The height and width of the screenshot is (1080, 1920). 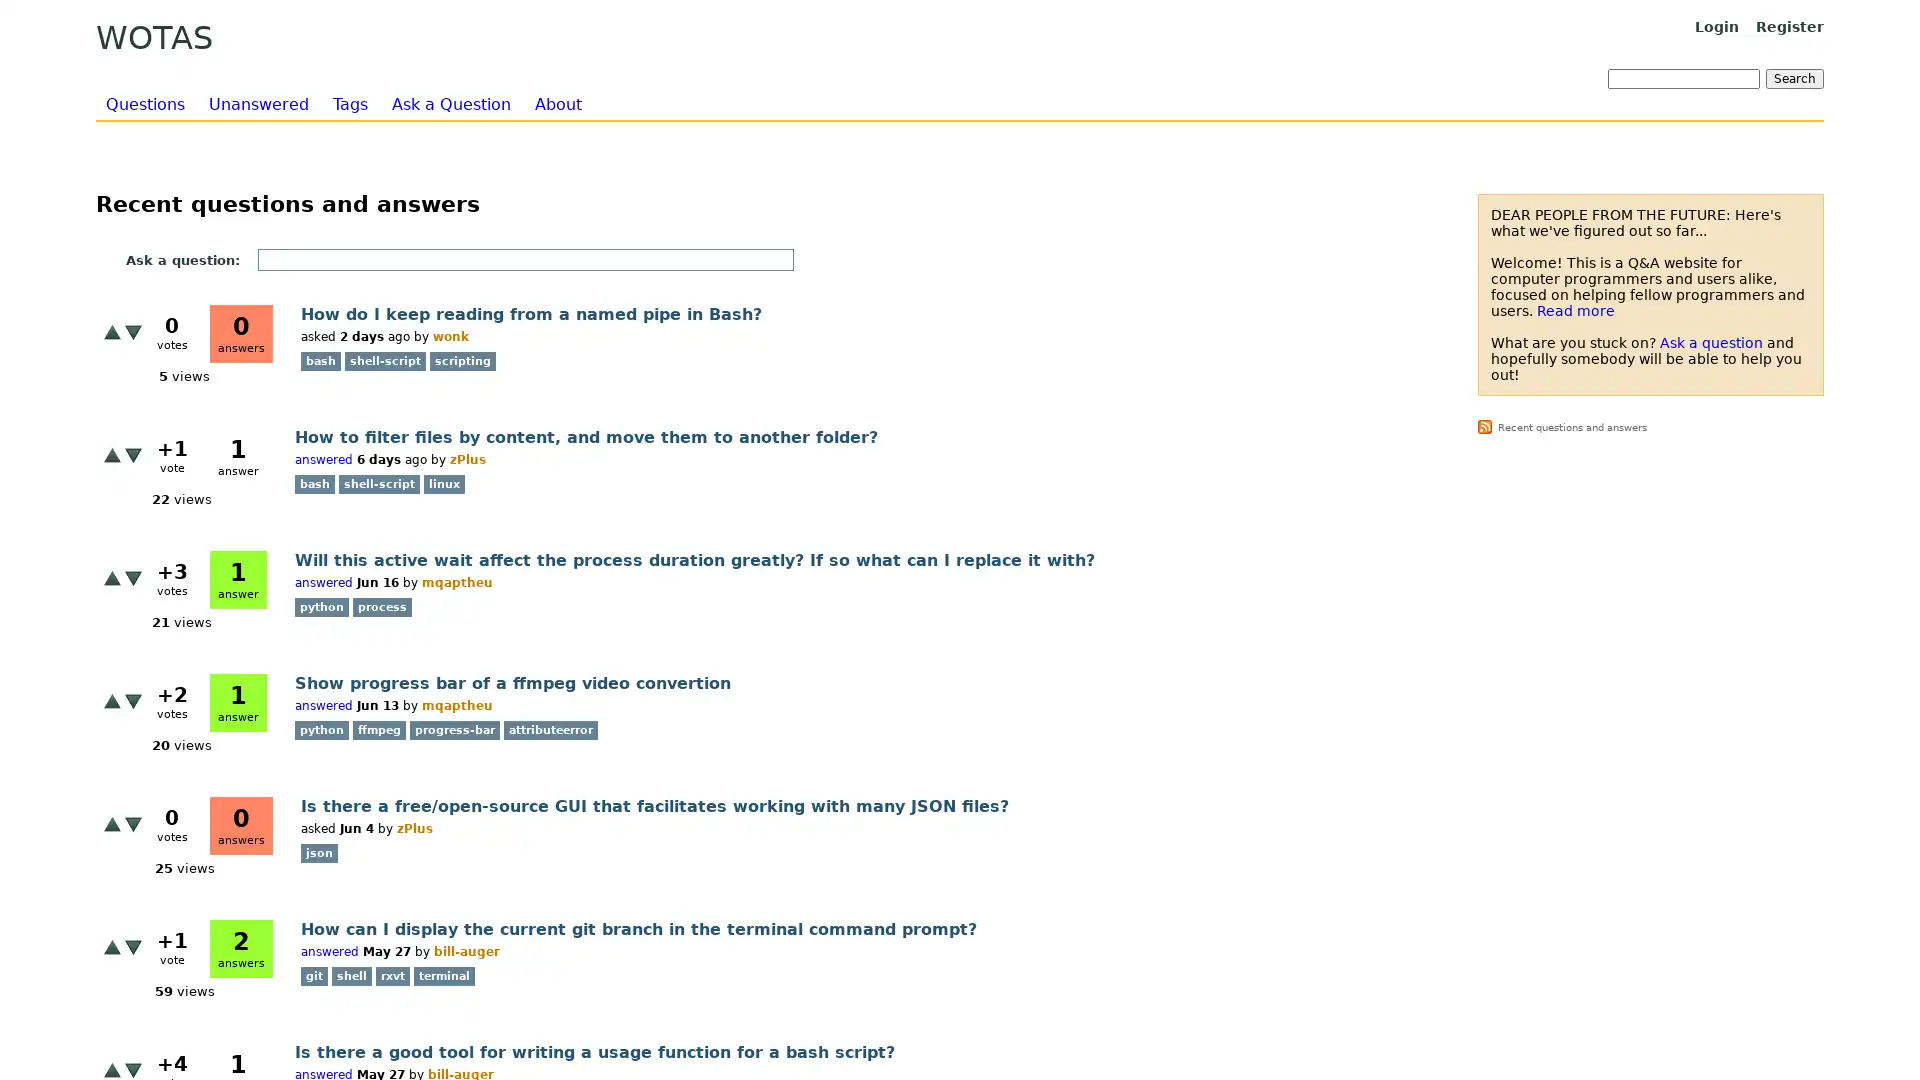 What do you see at coordinates (111, 700) in the screenshot?
I see `+` at bounding box center [111, 700].